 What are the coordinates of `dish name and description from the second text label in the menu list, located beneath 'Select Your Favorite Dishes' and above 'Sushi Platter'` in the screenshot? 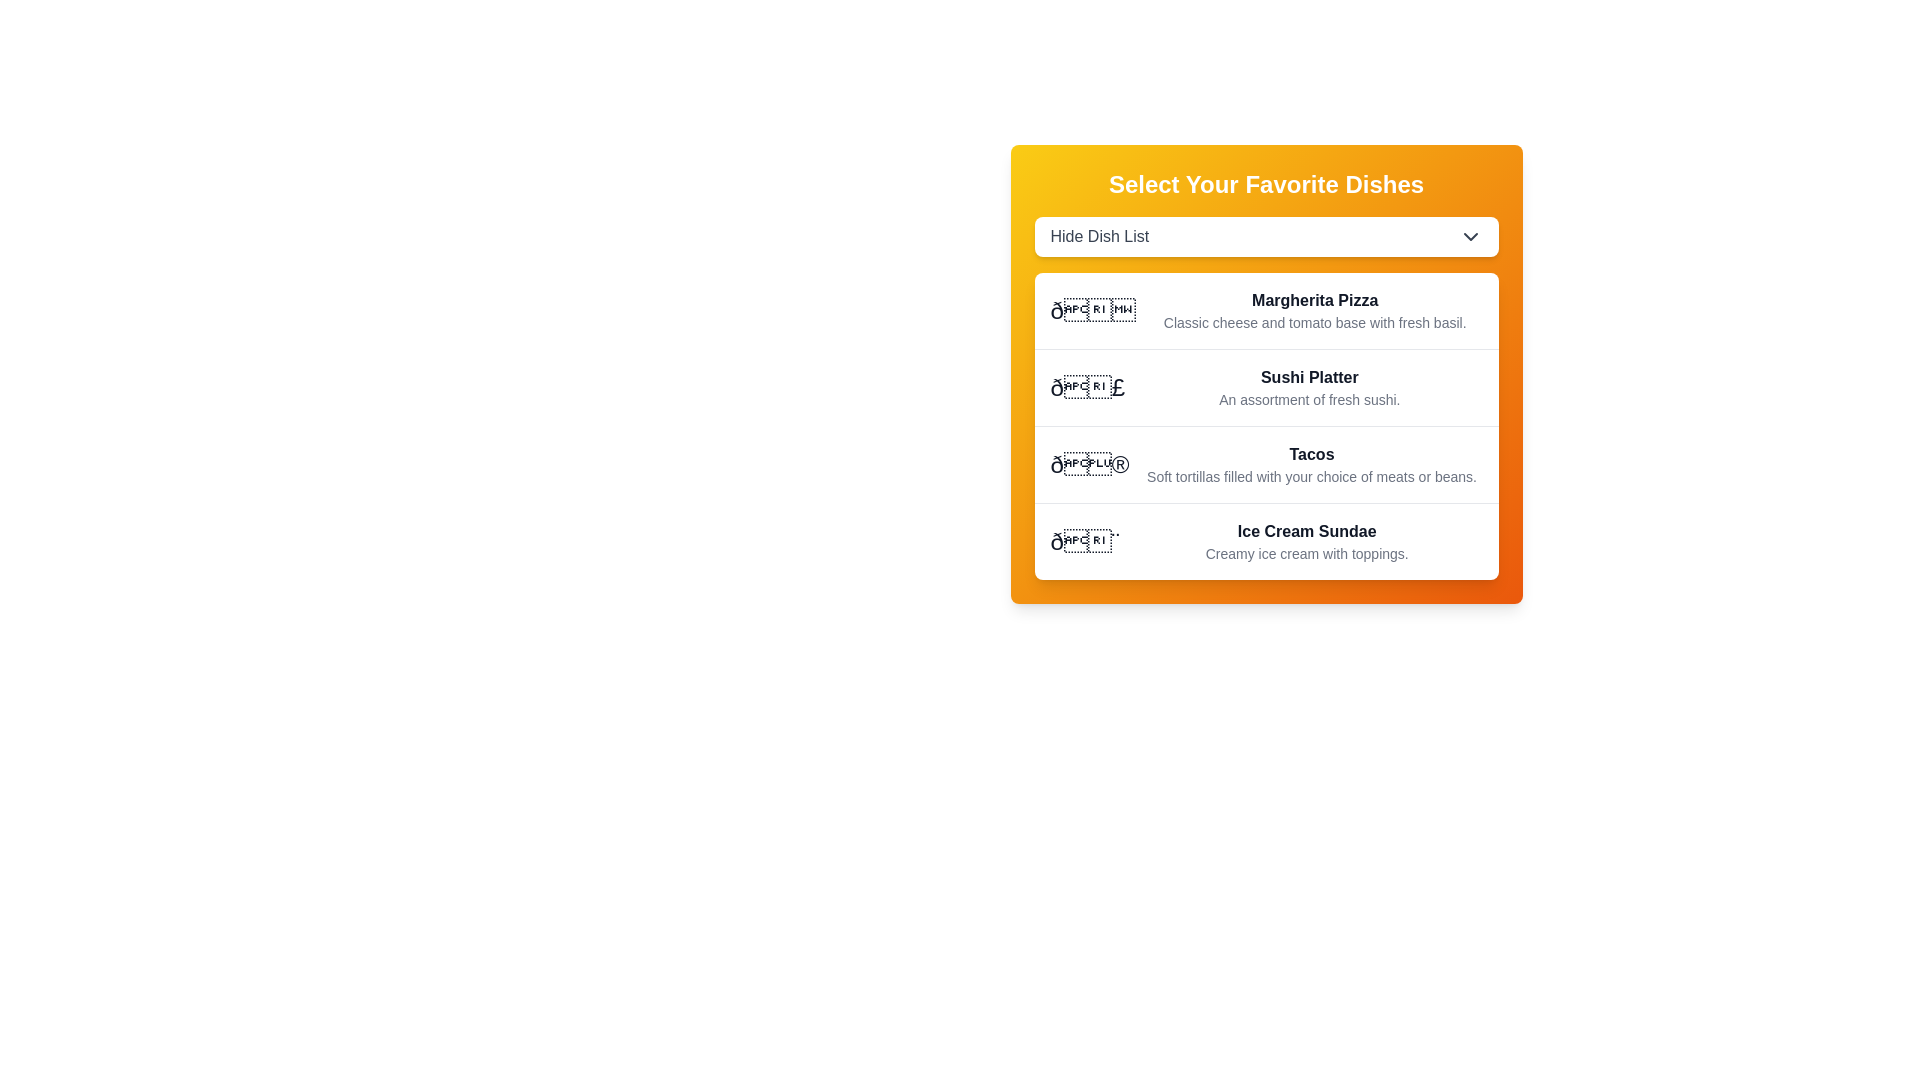 It's located at (1315, 311).